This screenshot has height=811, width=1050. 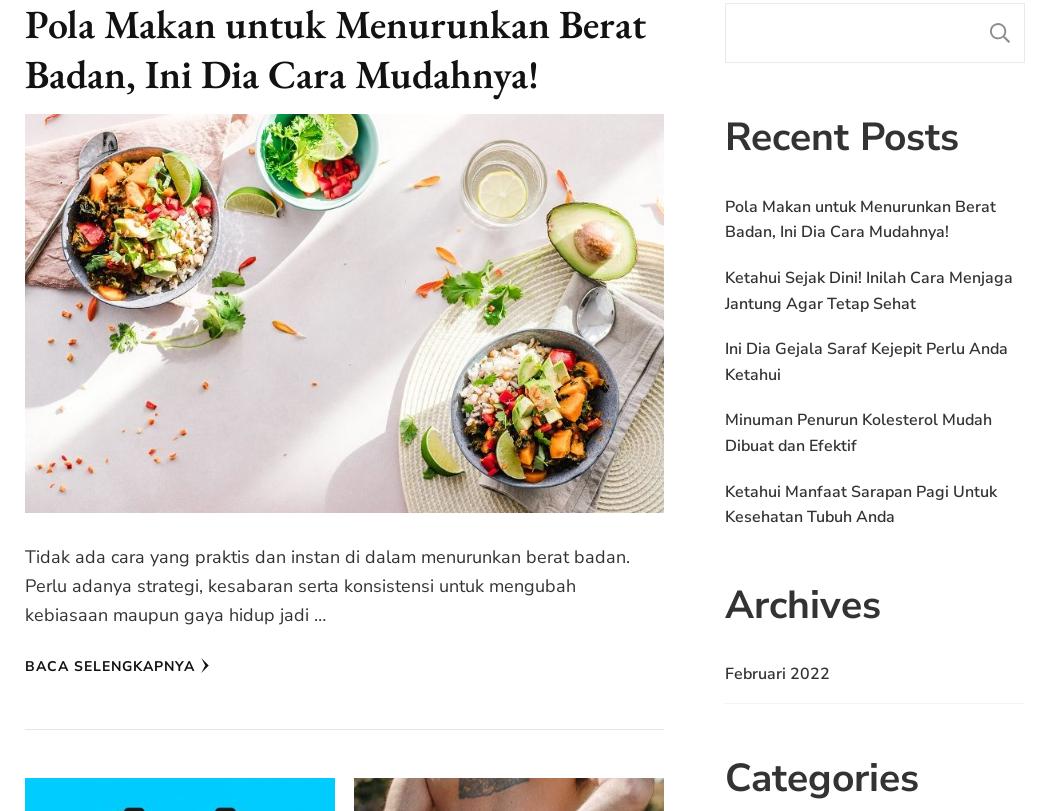 What do you see at coordinates (777, 673) in the screenshot?
I see `'Februari 2022'` at bounding box center [777, 673].